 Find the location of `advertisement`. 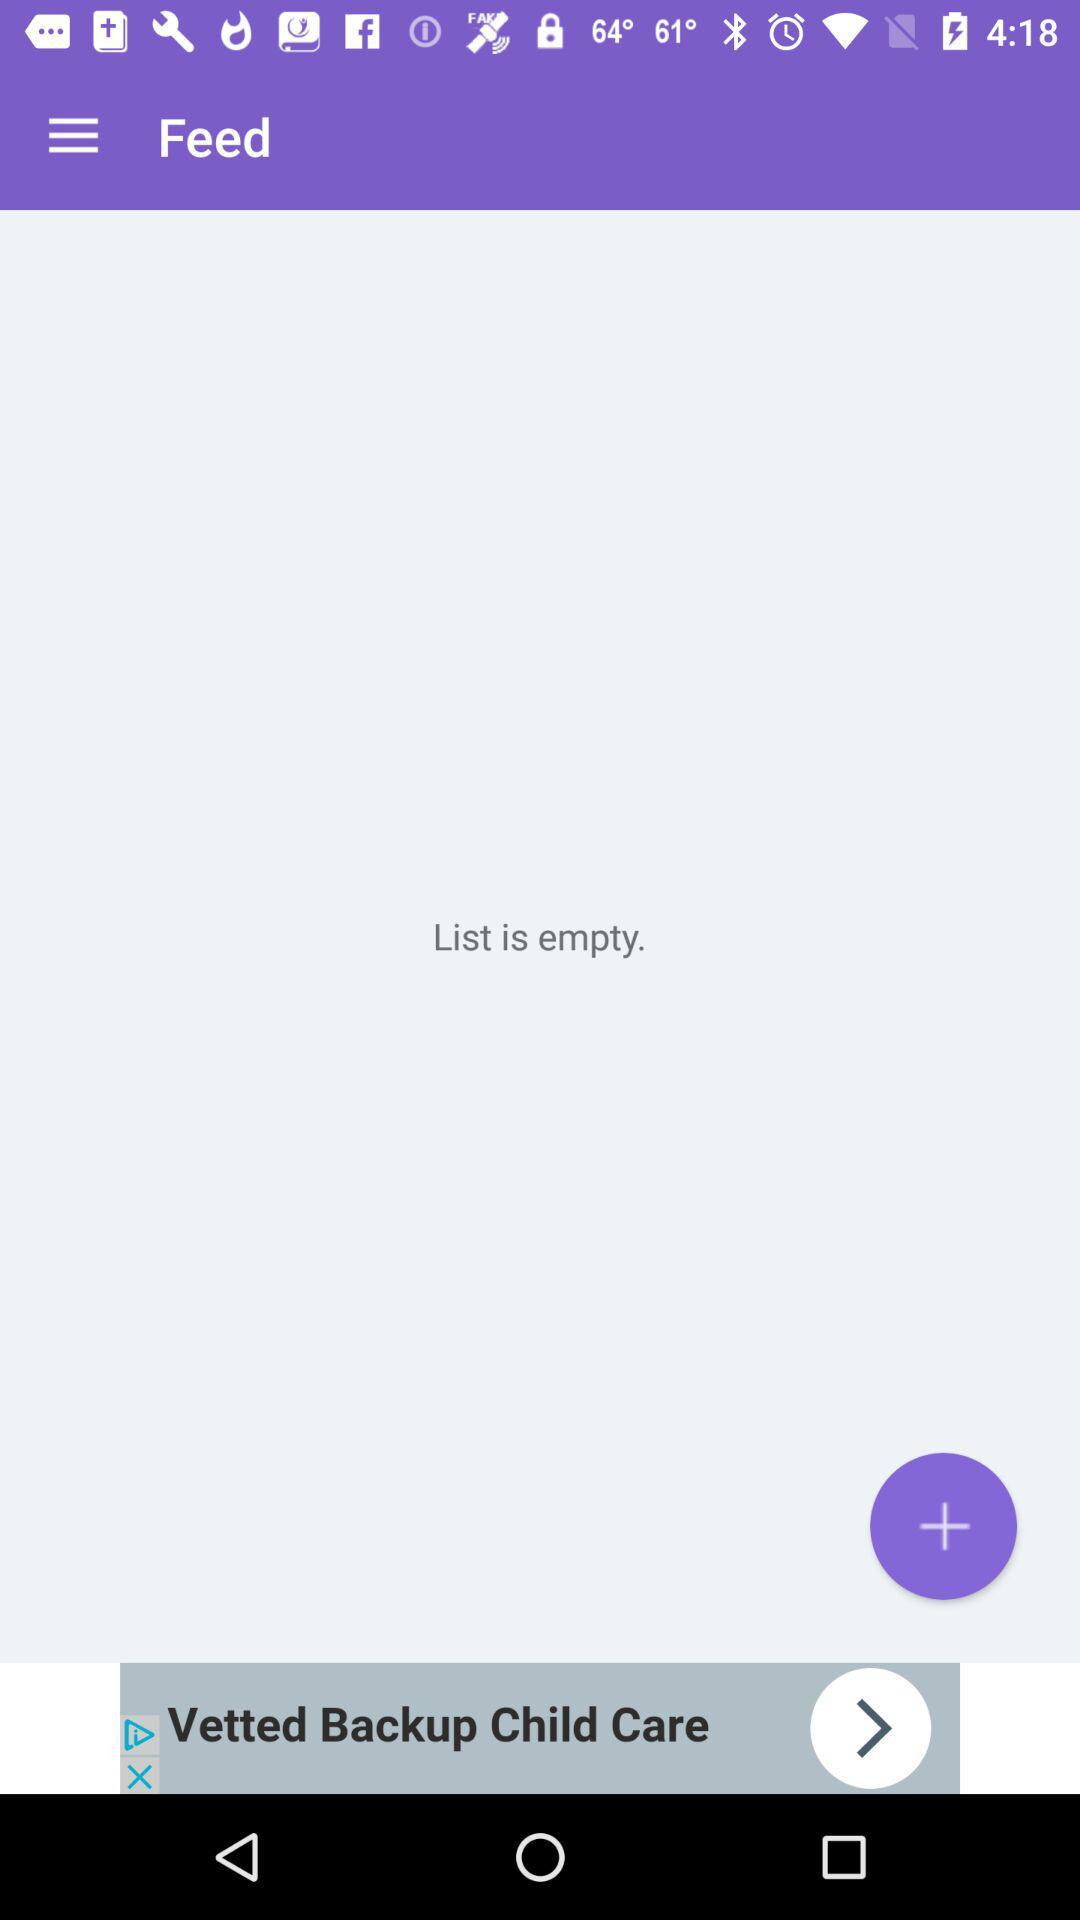

advertisement is located at coordinates (540, 1727).